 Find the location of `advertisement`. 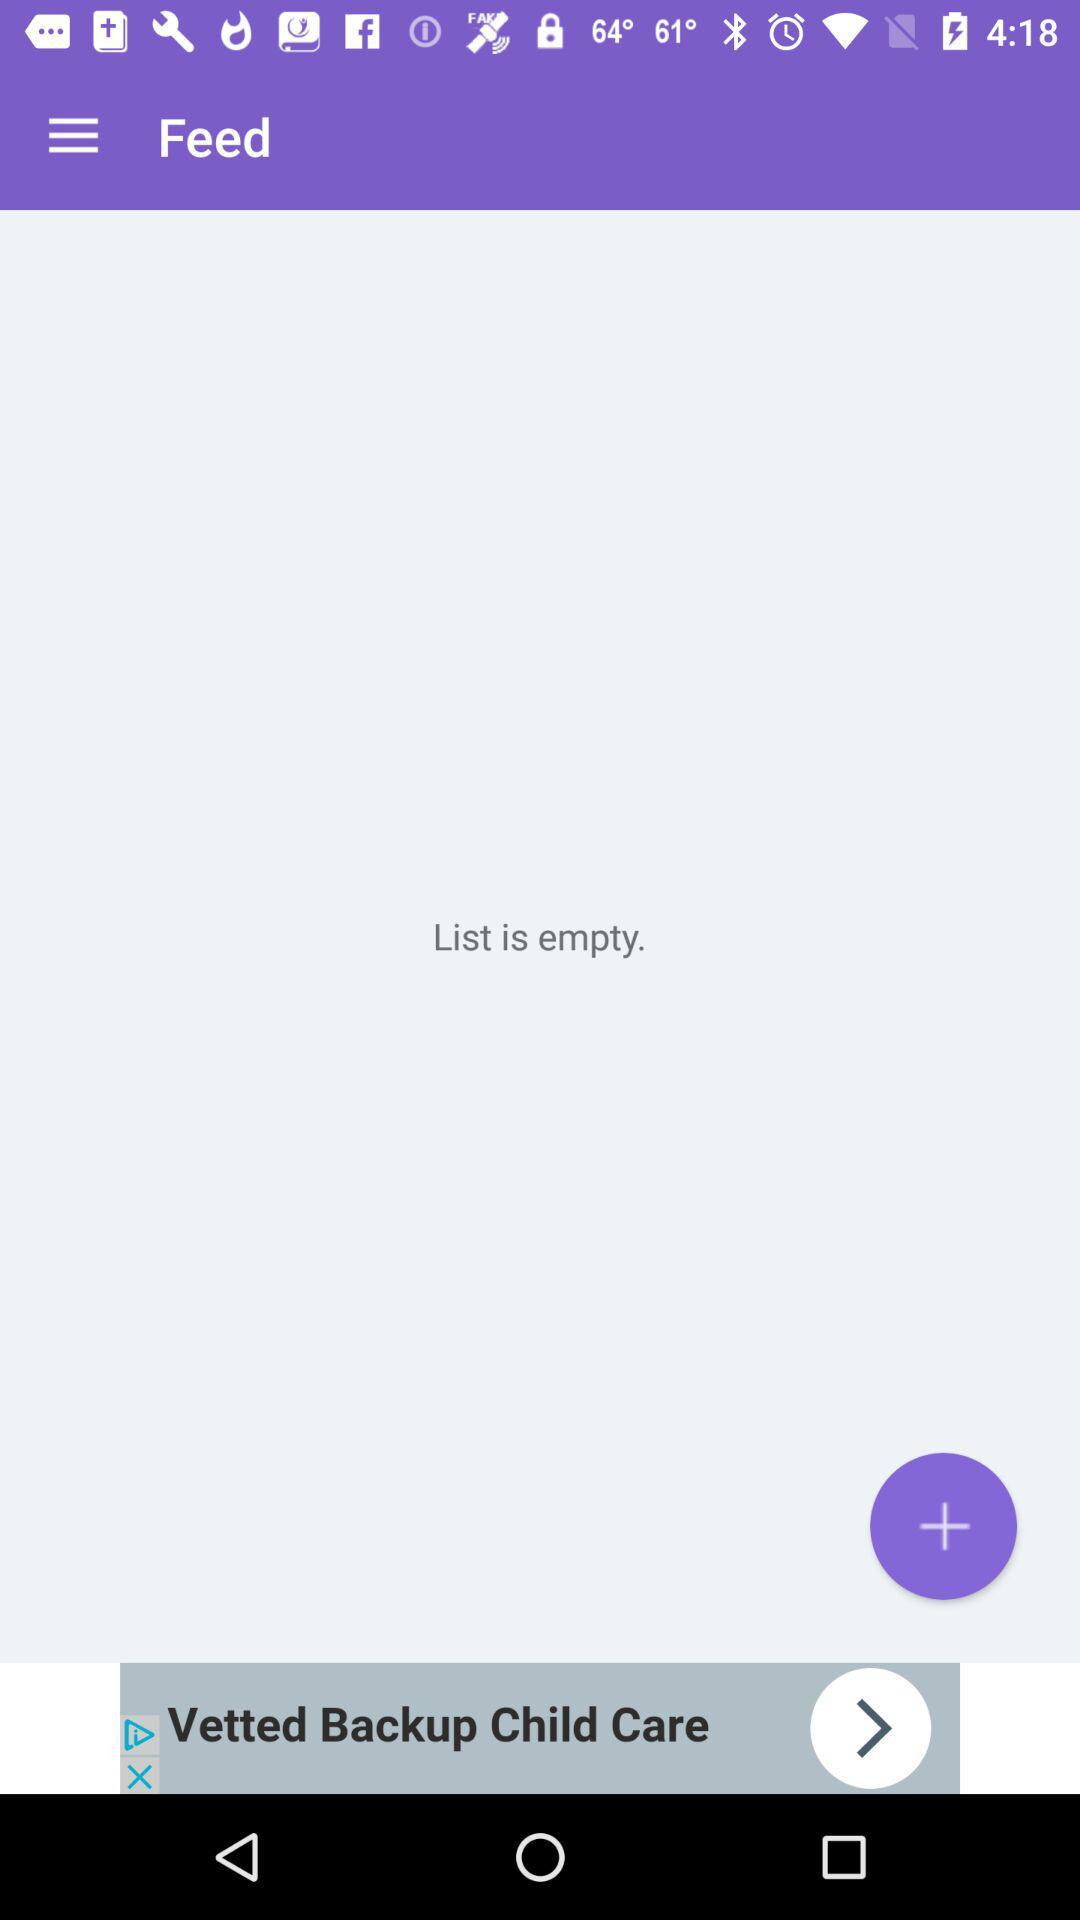

advertisement is located at coordinates (540, 1727).